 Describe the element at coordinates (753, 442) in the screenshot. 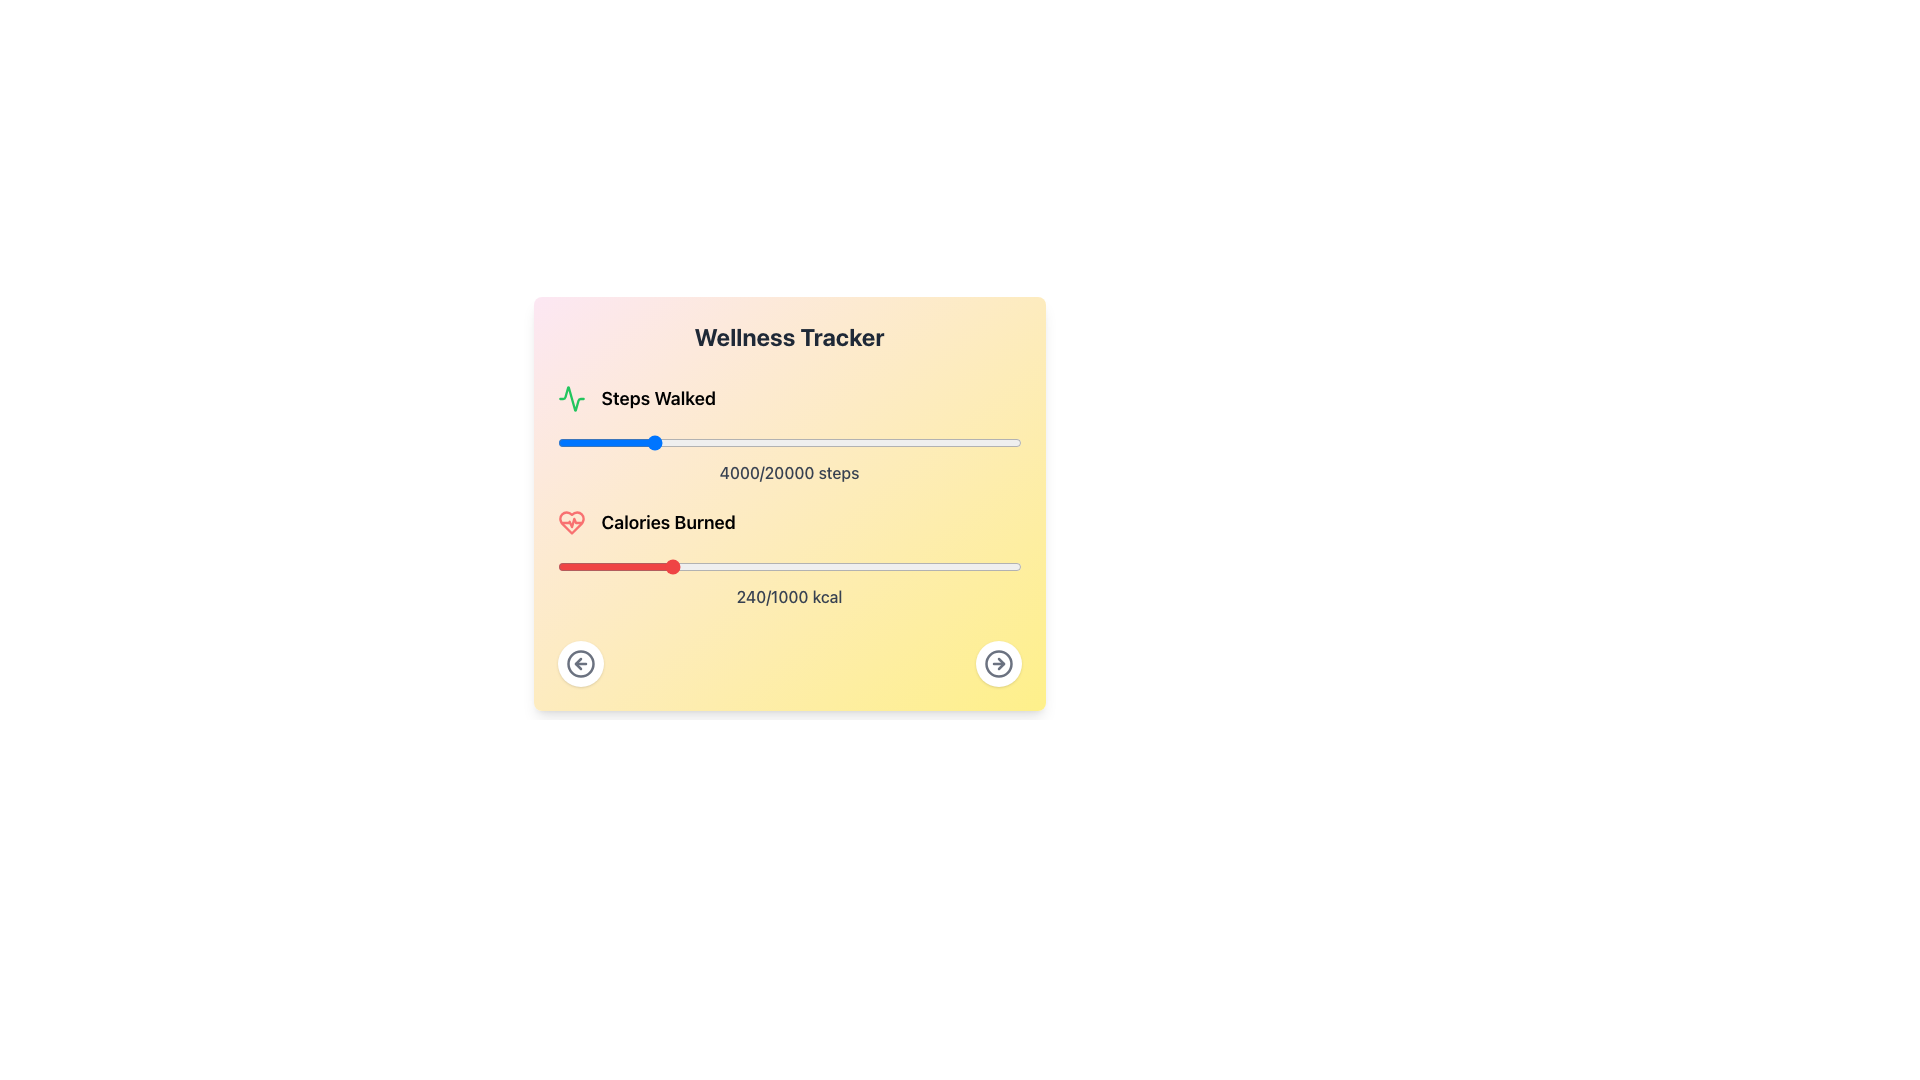

I see `the steps walked` at that location.